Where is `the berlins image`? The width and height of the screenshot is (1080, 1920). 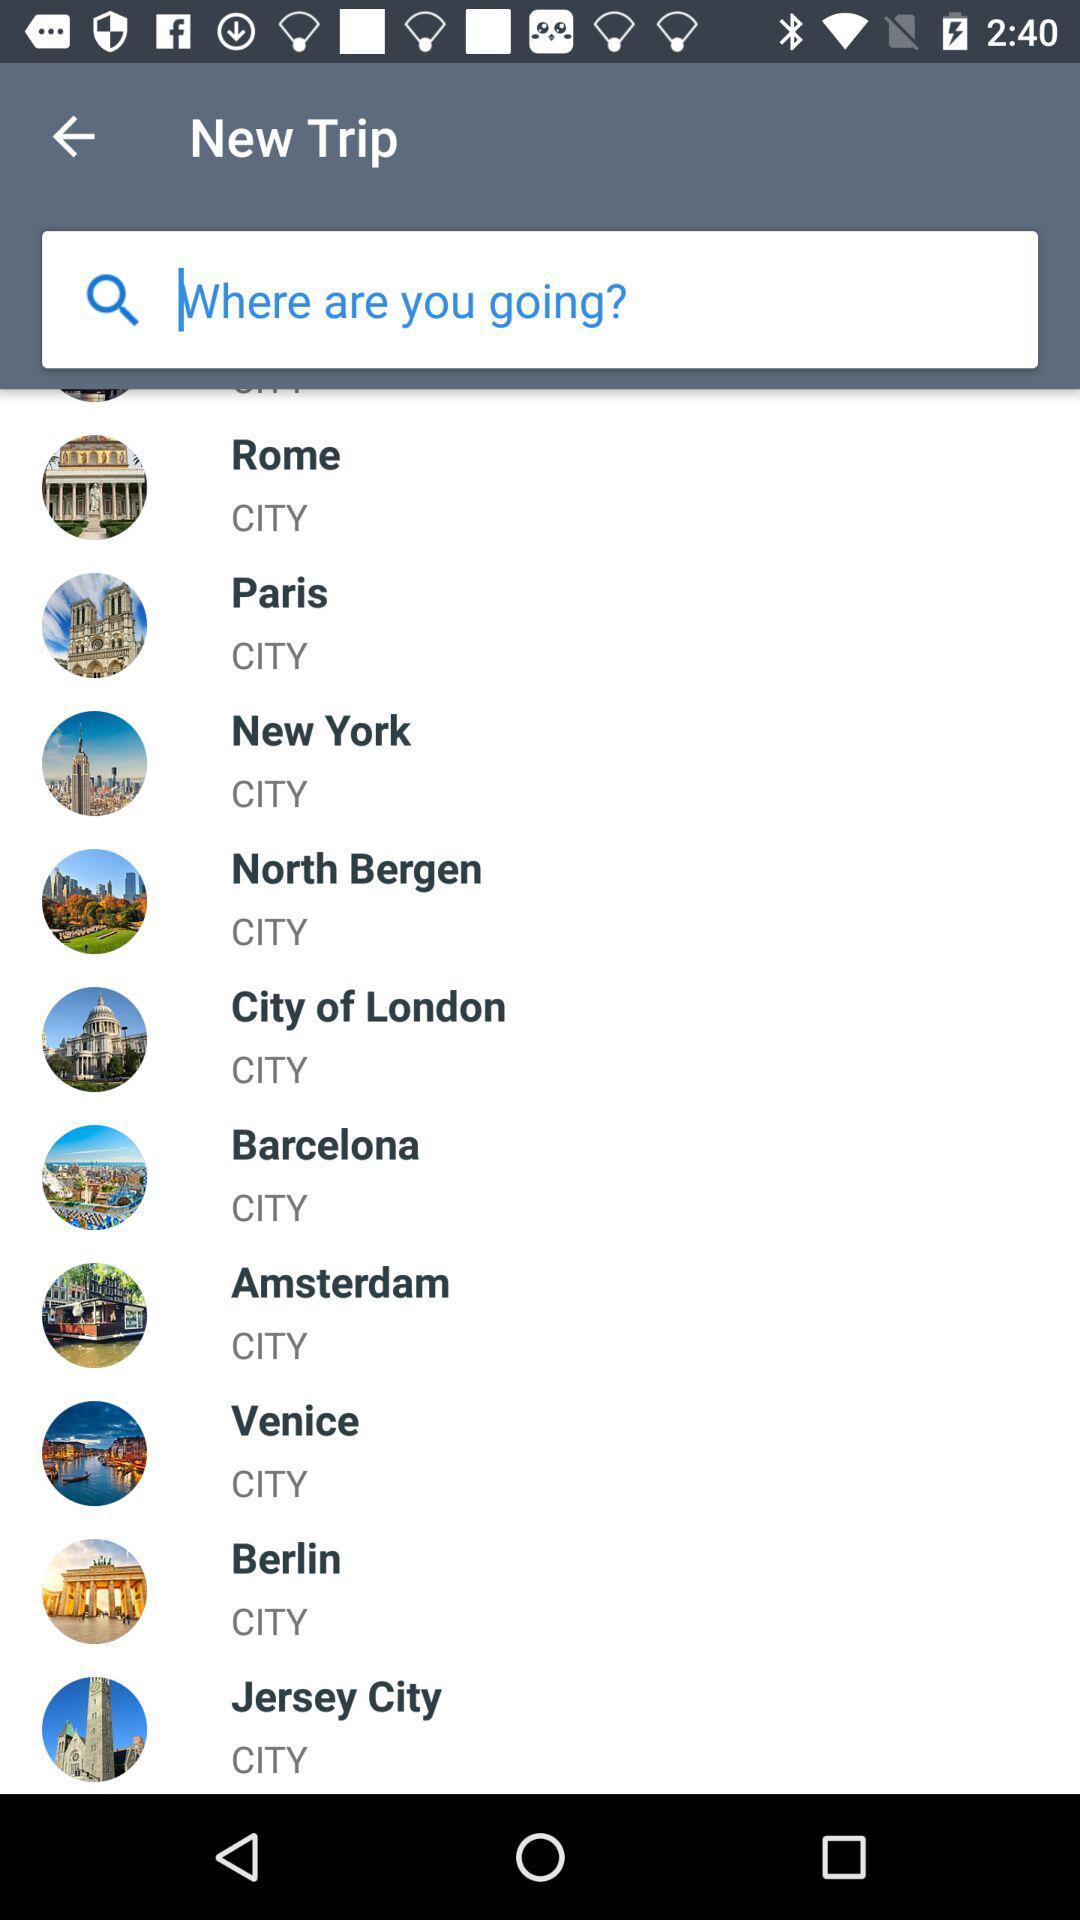
the berlins image is located at coordinates (94, 1590).